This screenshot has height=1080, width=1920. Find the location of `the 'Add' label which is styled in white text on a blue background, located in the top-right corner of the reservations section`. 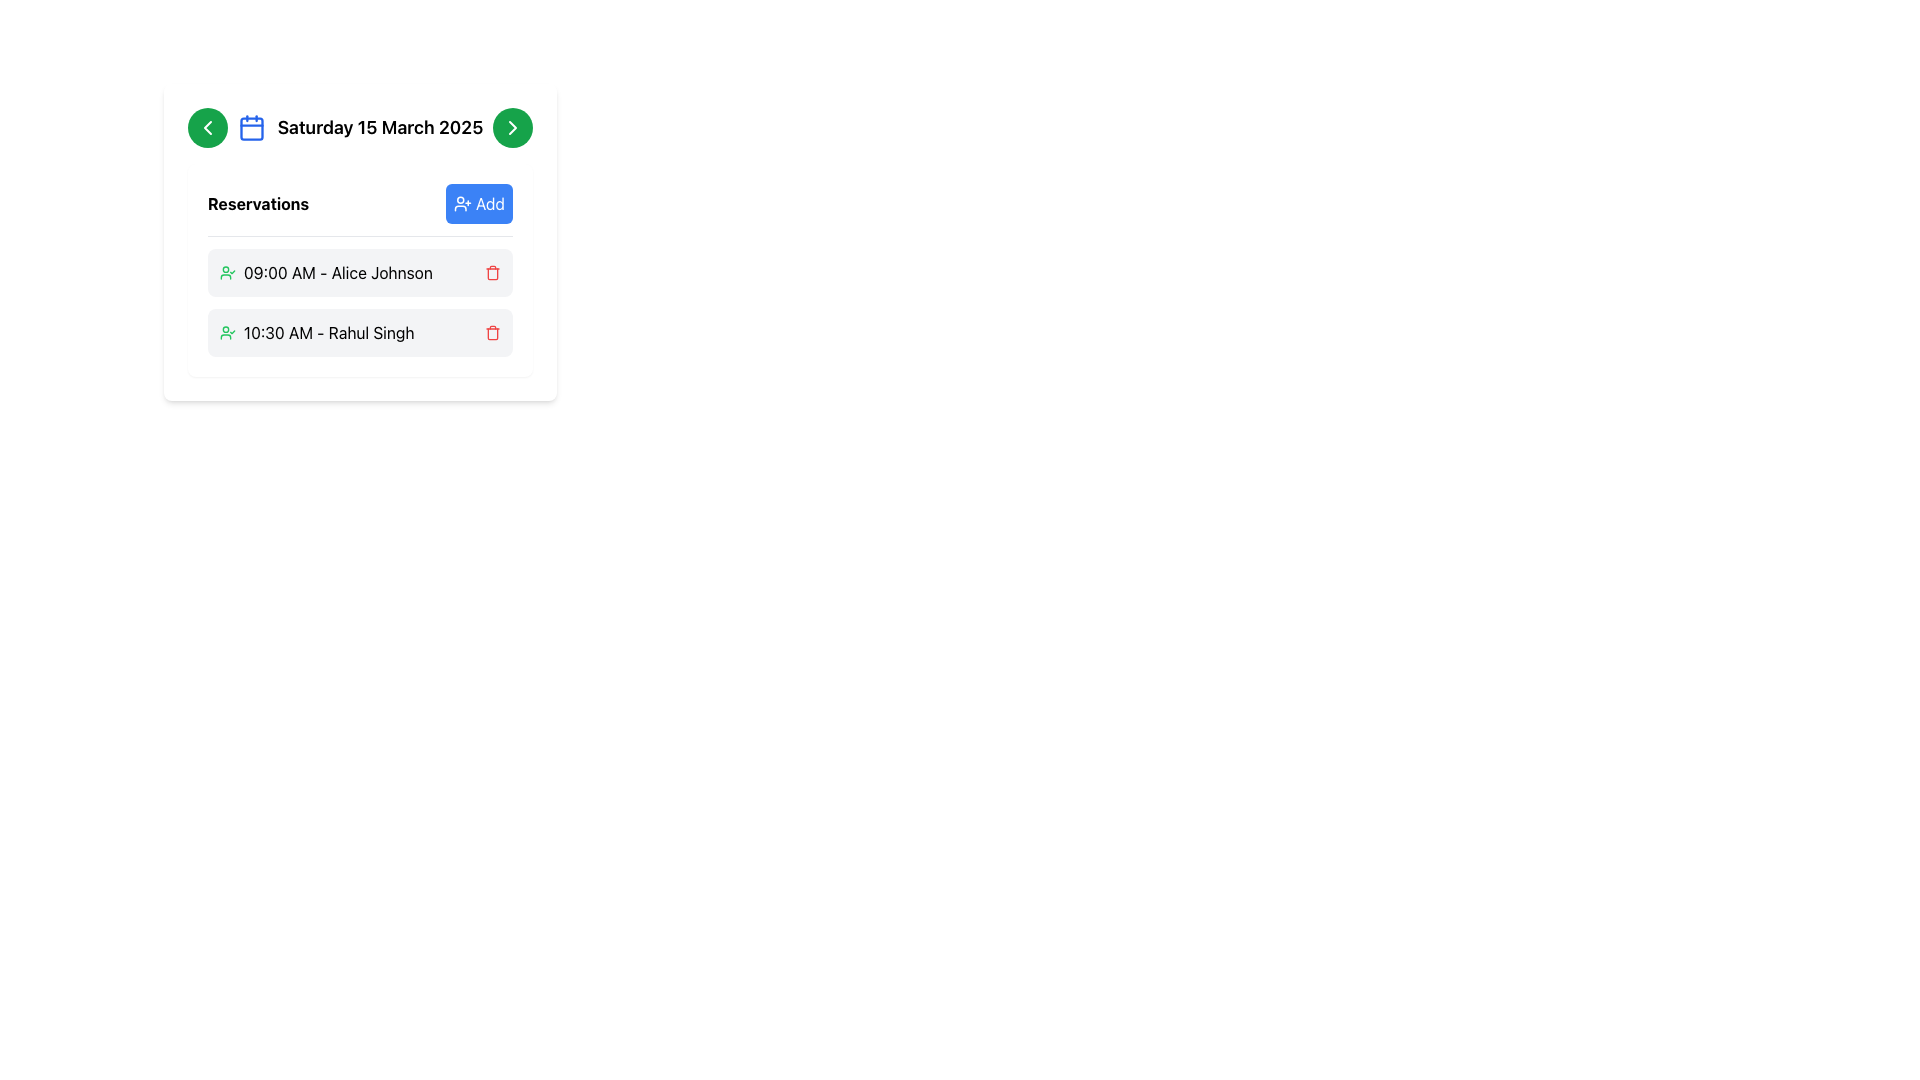

the 'Add' label which is styled in white text on a blue background, located in the top-right corner of the reservations section is located at coordinates (490, 204).